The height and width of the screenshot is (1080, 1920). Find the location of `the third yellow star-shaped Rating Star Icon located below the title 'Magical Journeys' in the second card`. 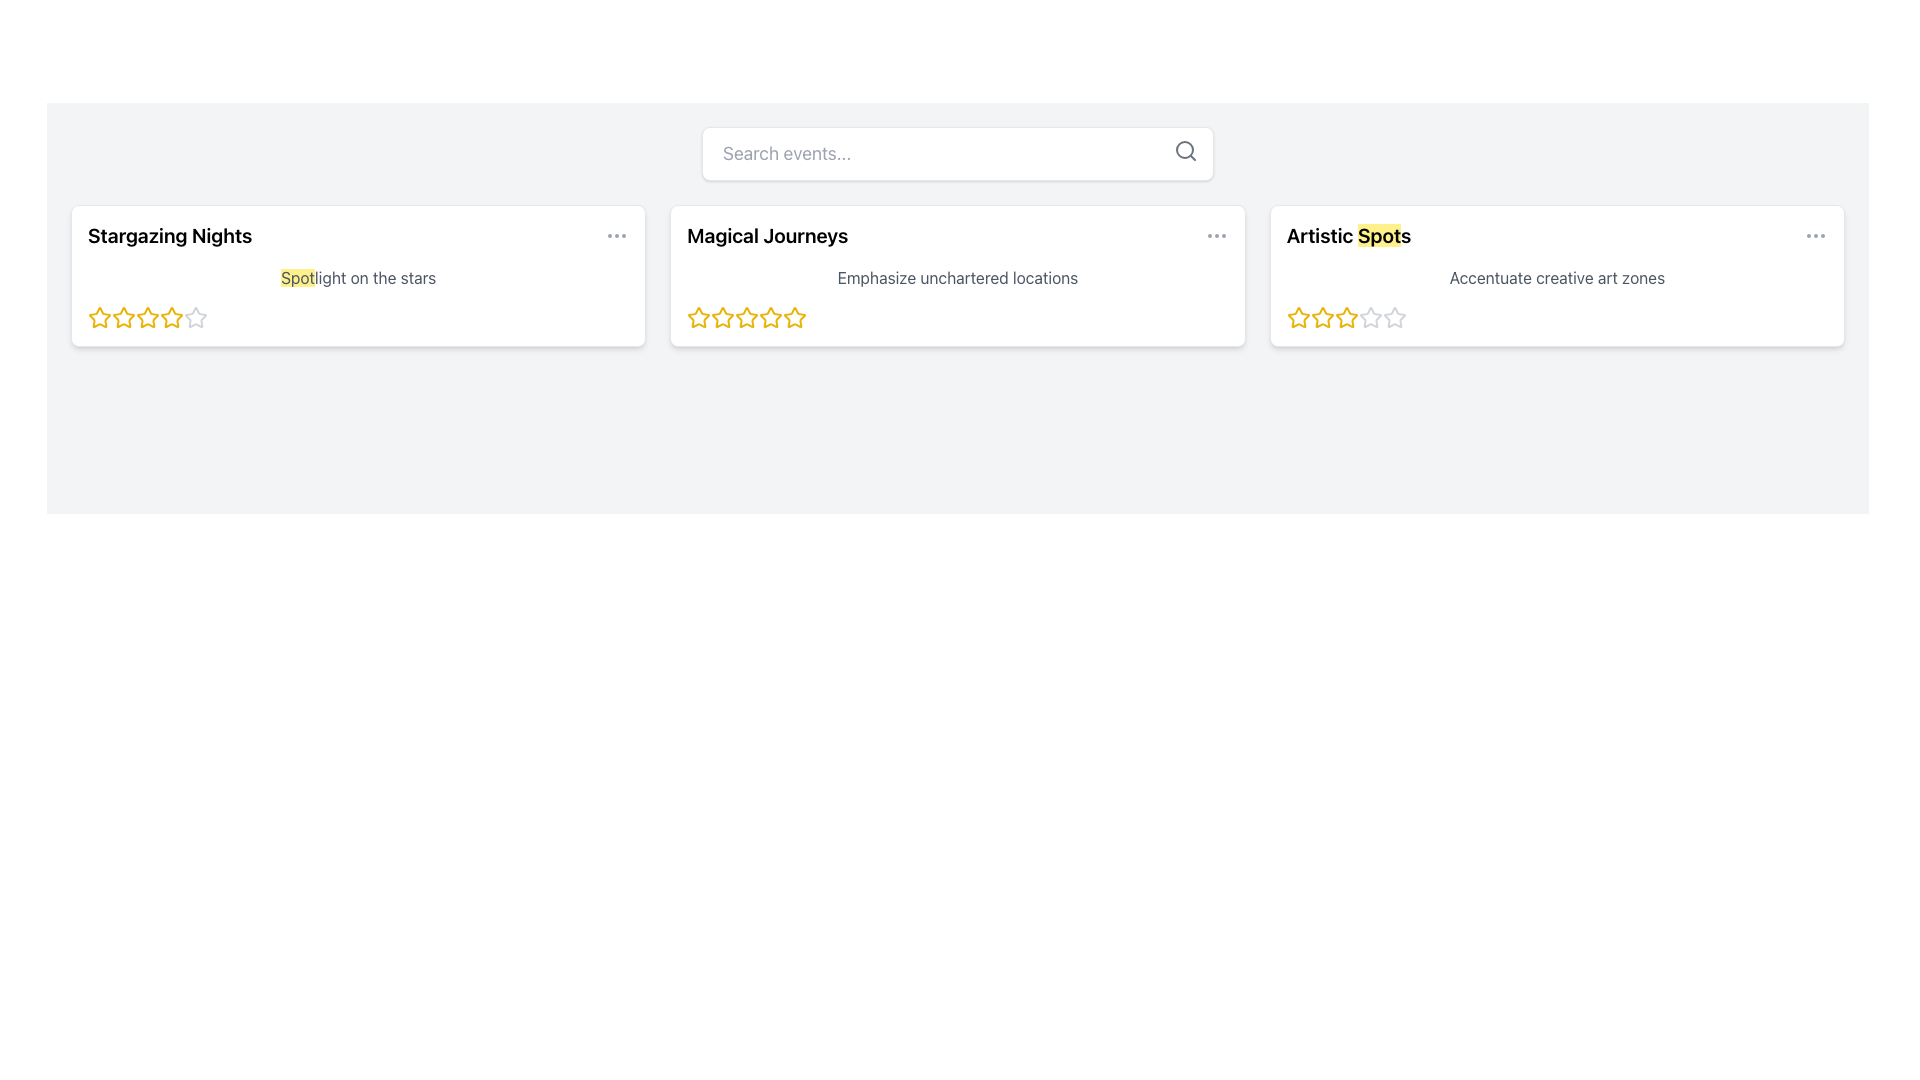

the third yellow star-shaped Rating Star Icon located below the title 'Magical Journeys' in the second card is located at coordinates (722, 316).